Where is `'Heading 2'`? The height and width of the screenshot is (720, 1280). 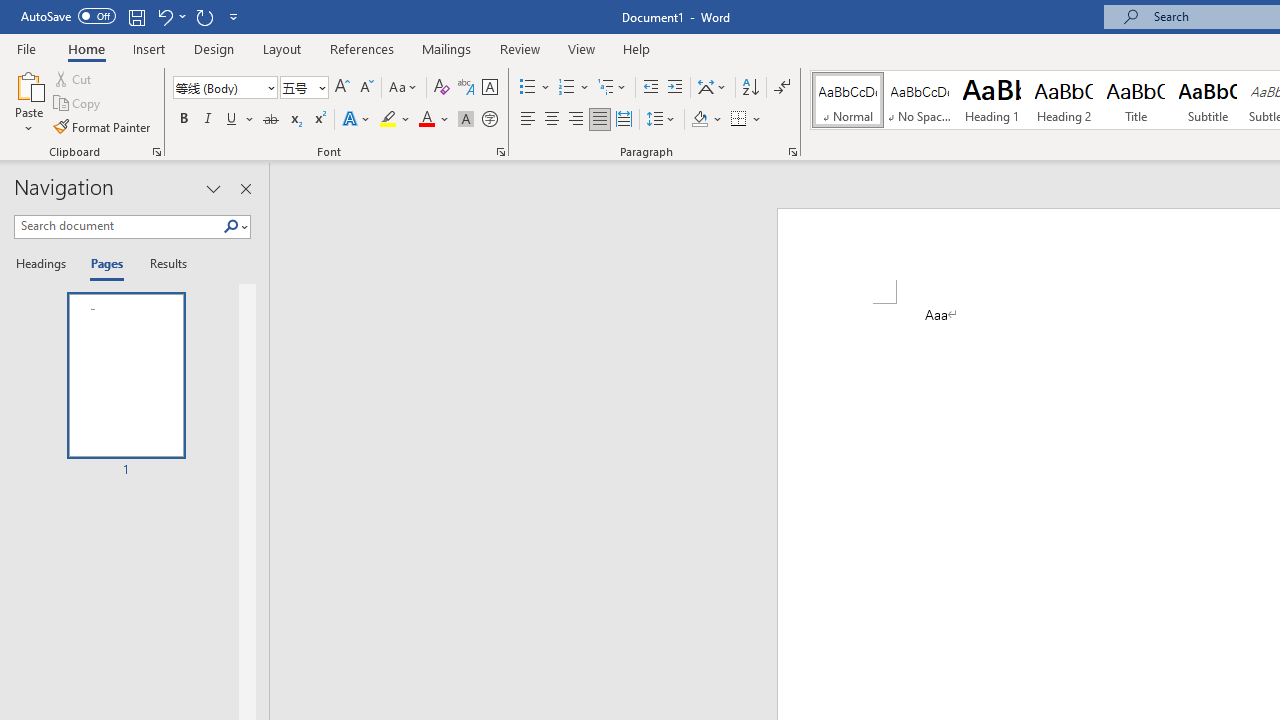 'Heading 2' is located at coordinates (1062, 100).